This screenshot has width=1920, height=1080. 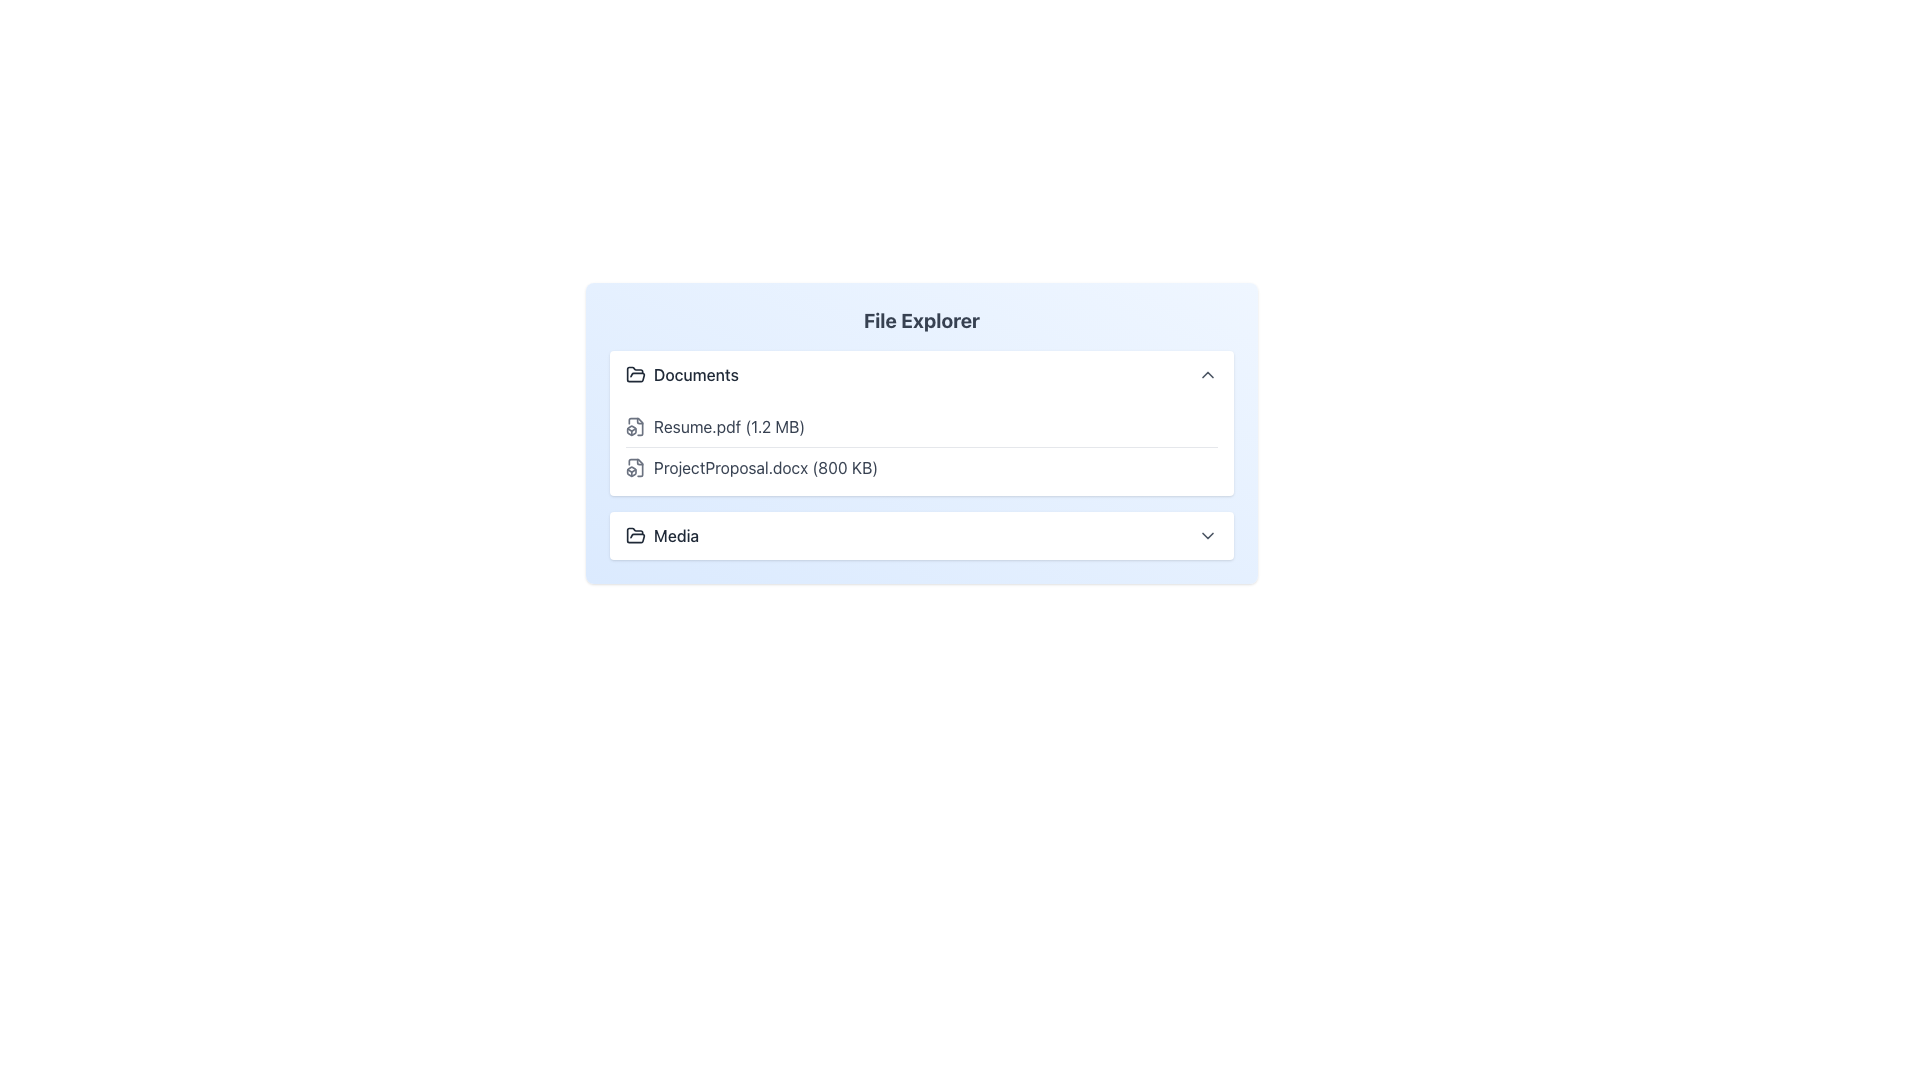 I want to click on the List item representing the file entry 'ProjectProposal.docx (800 KB)' in the 'Documents' section of the 'File Explorer' interface, so click(x=920, y=467).